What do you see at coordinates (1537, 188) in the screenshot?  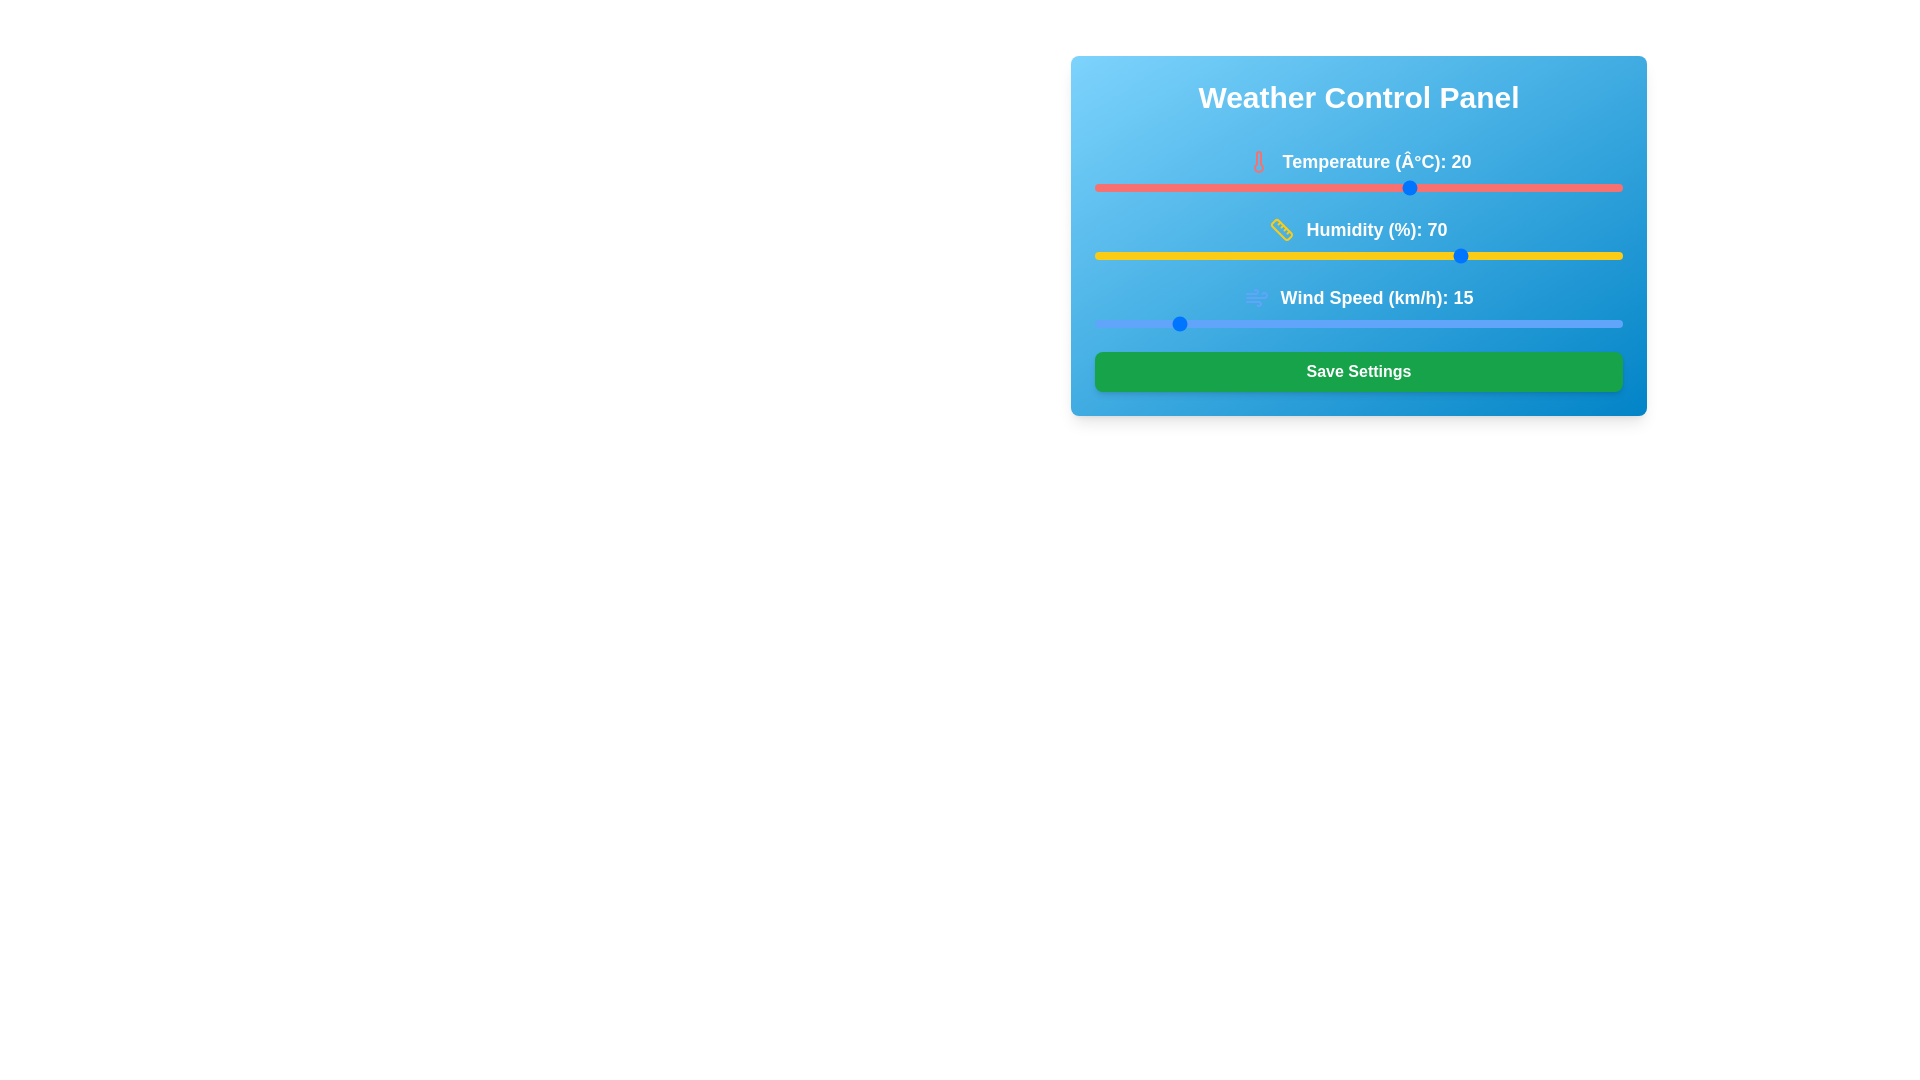 I see `the temperature slider` at bounding box center [1537, 188].